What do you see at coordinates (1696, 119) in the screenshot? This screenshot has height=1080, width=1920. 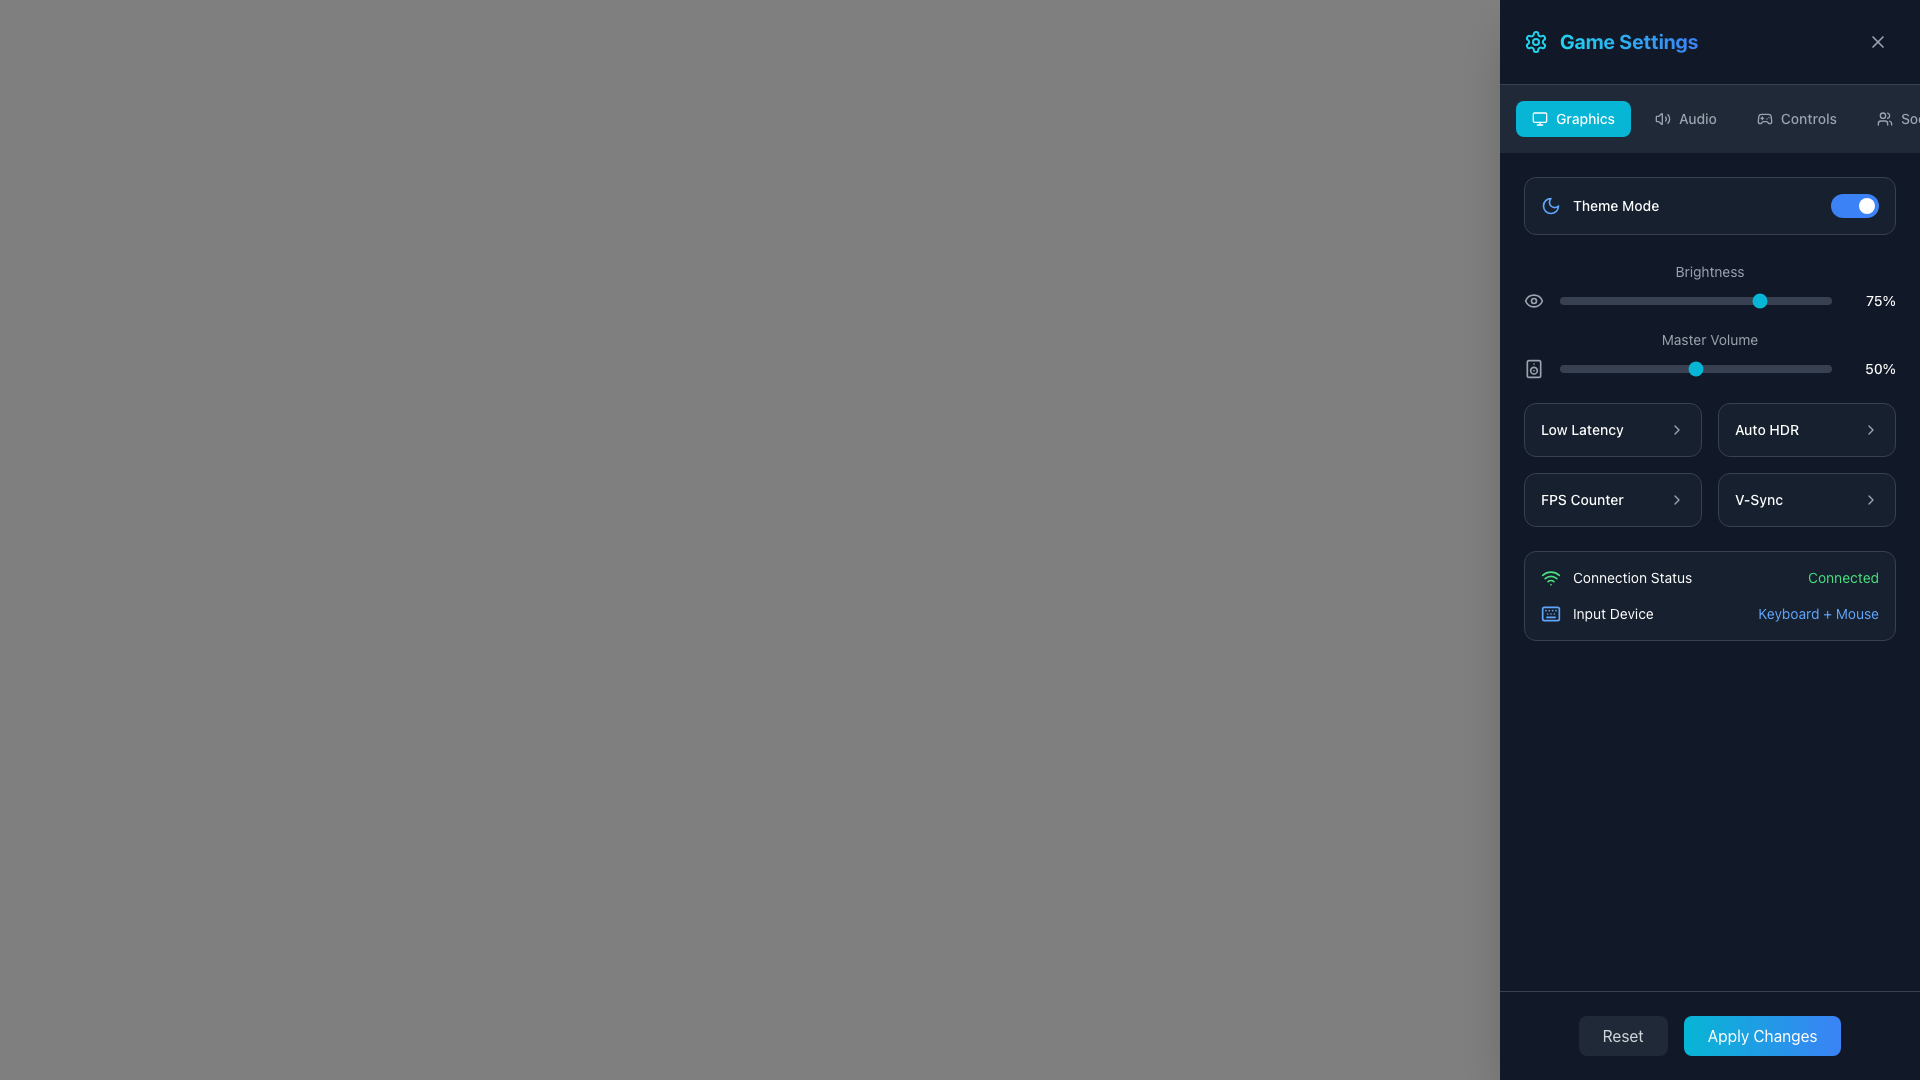 I see `the 'Audio' text label located in the navigation bar, which indicates audio settings in the application interface` at bounding box center [1696, 119].